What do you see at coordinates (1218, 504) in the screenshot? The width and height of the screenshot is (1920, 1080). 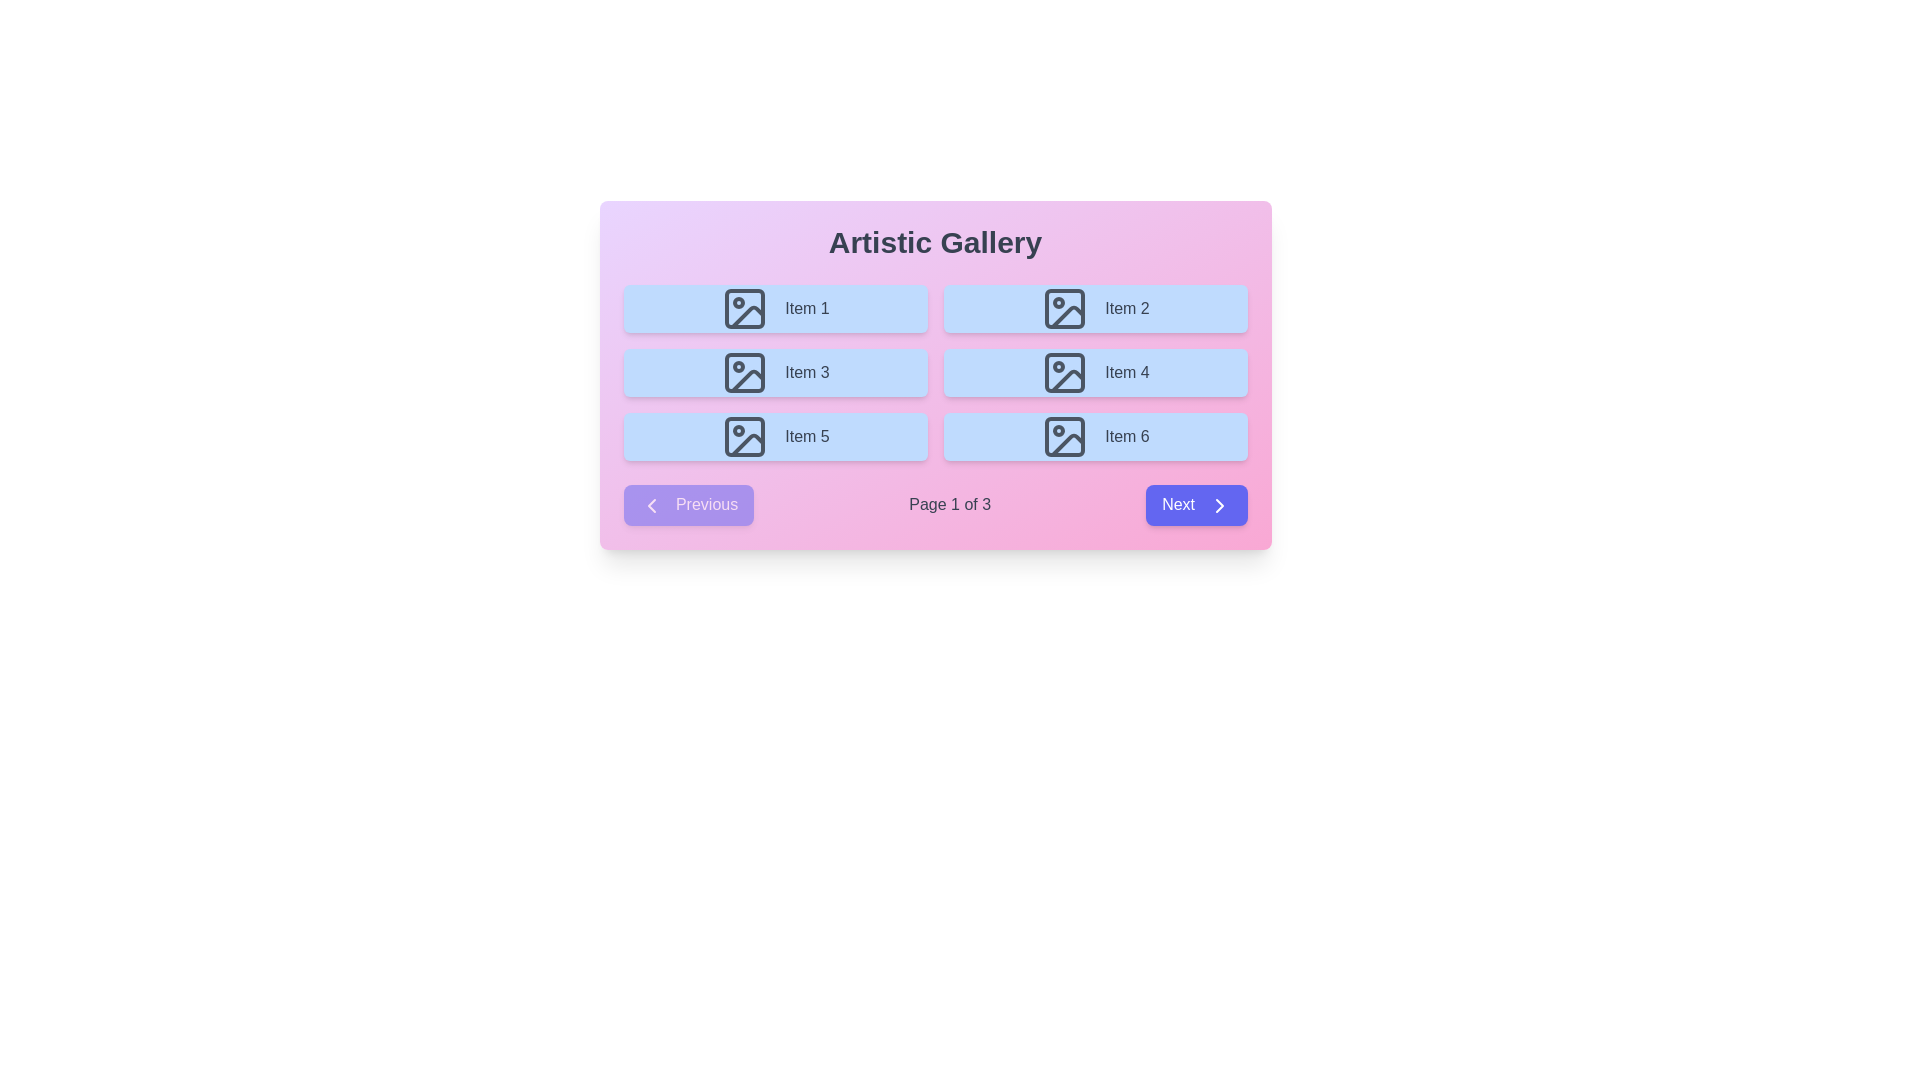 I see `the directional indicator icon within the 'Next' button at the bottom right of the interface` at bounding box center [1218, 504].